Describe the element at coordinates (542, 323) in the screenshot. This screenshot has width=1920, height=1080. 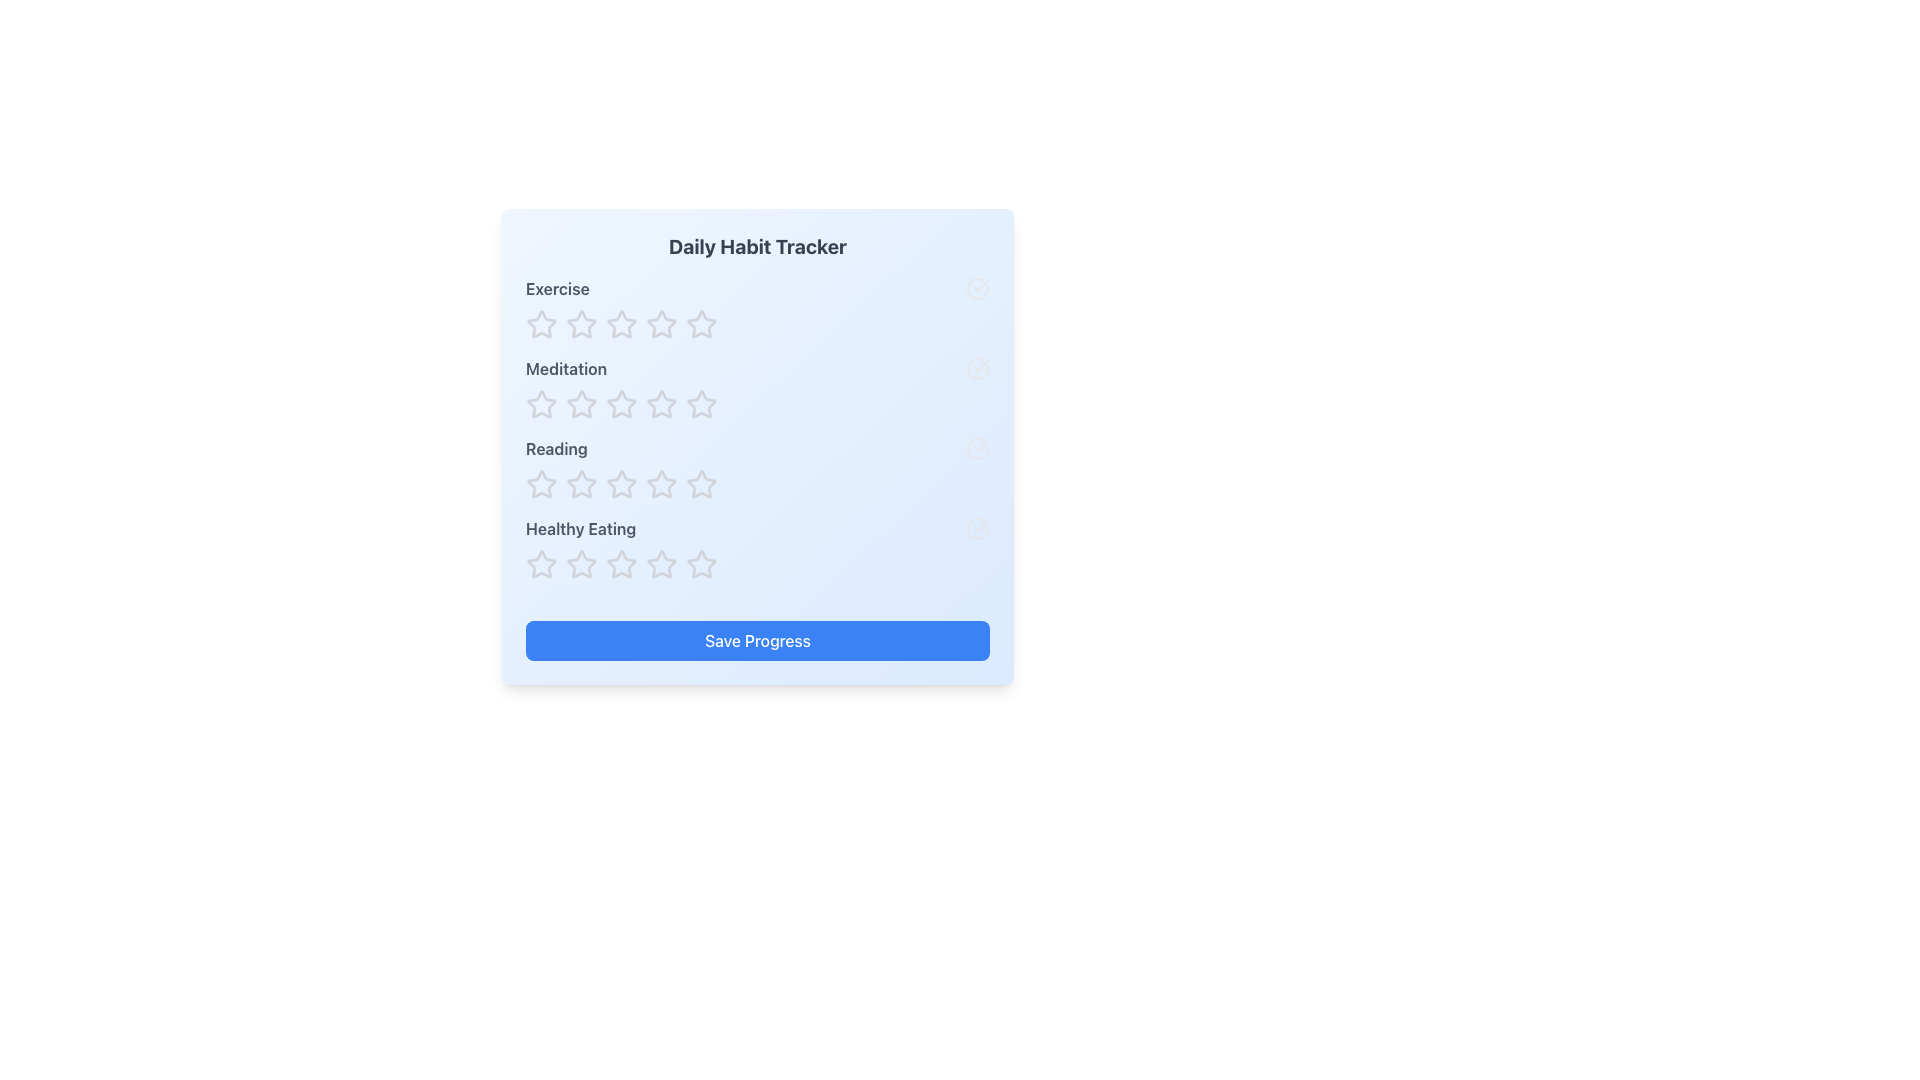
I see `the first star icon in the 'Exercise' habit row of the 'Daily Habit Tracker'` at that location.